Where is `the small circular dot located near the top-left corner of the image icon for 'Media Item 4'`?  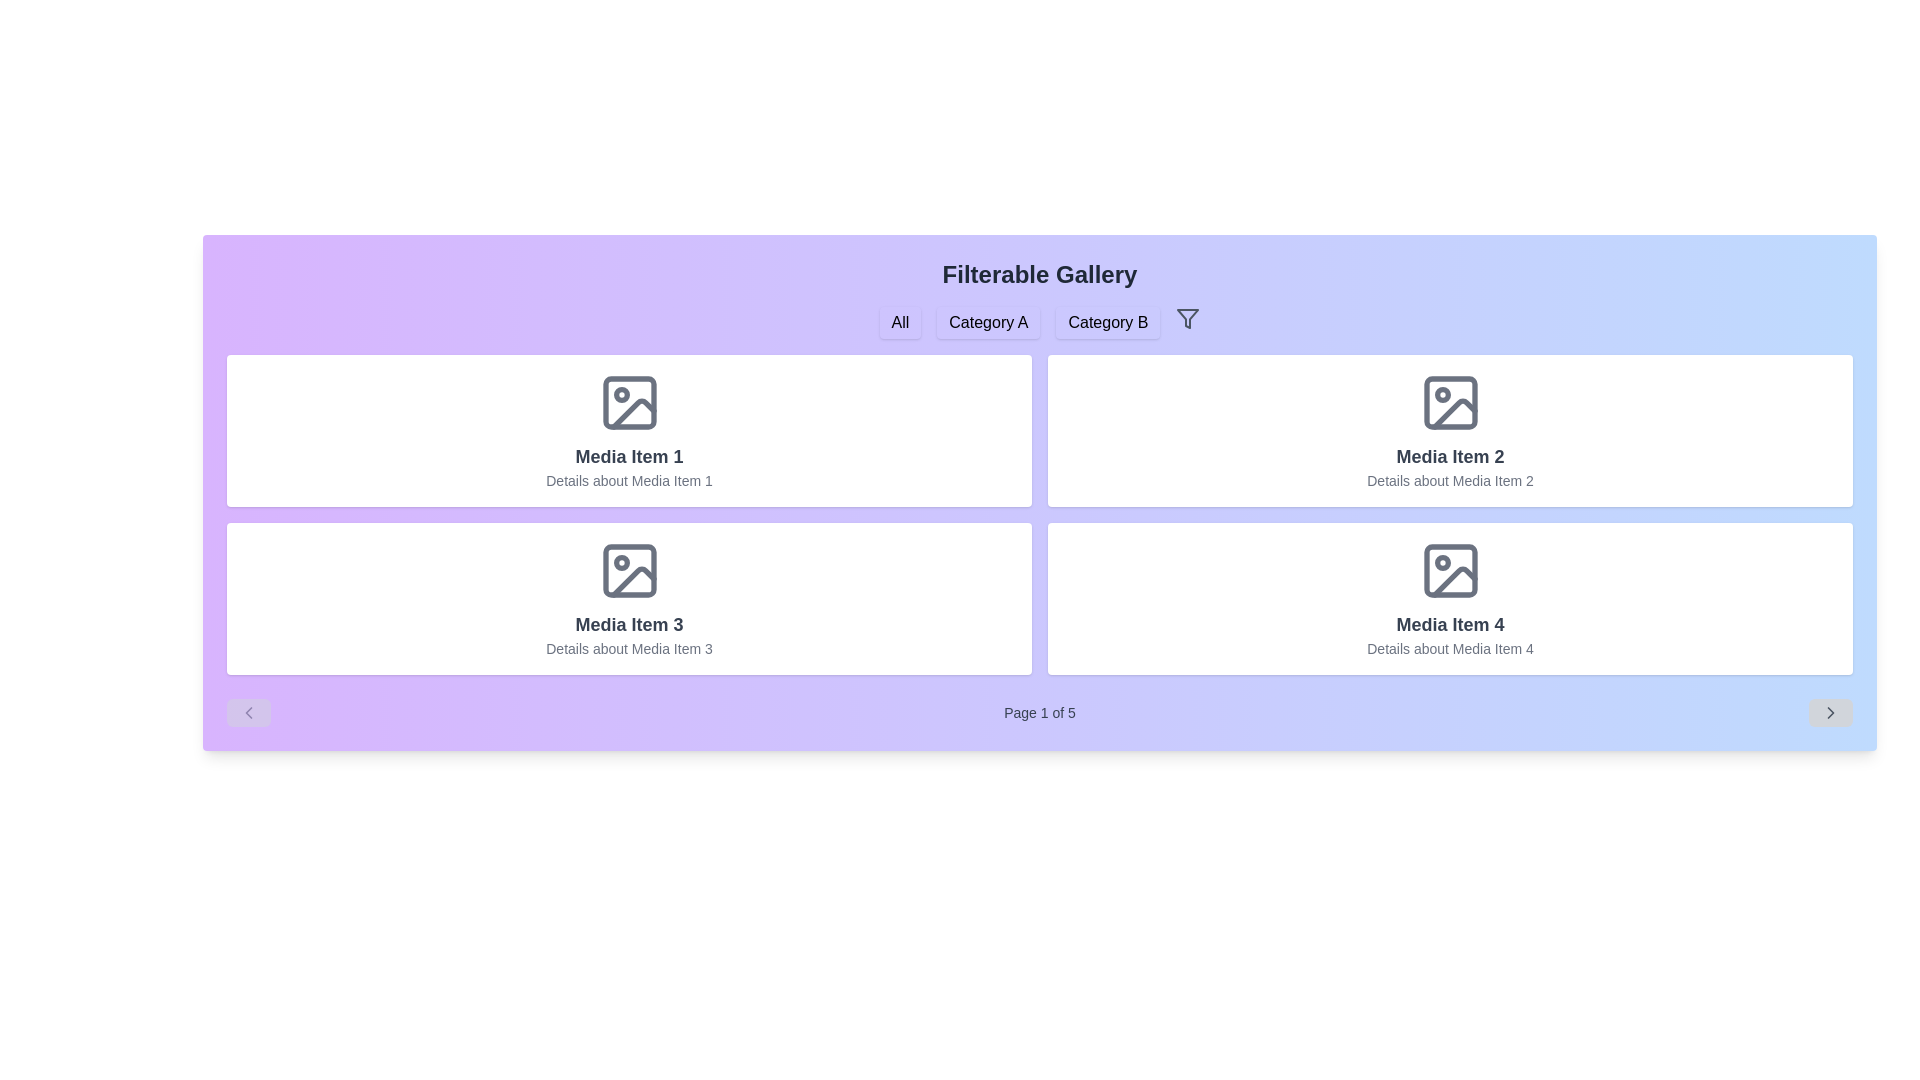 the small circular dot located near the top-left corner of the image icon for 'Media Item 4' is located at coordinates (1442, 563).